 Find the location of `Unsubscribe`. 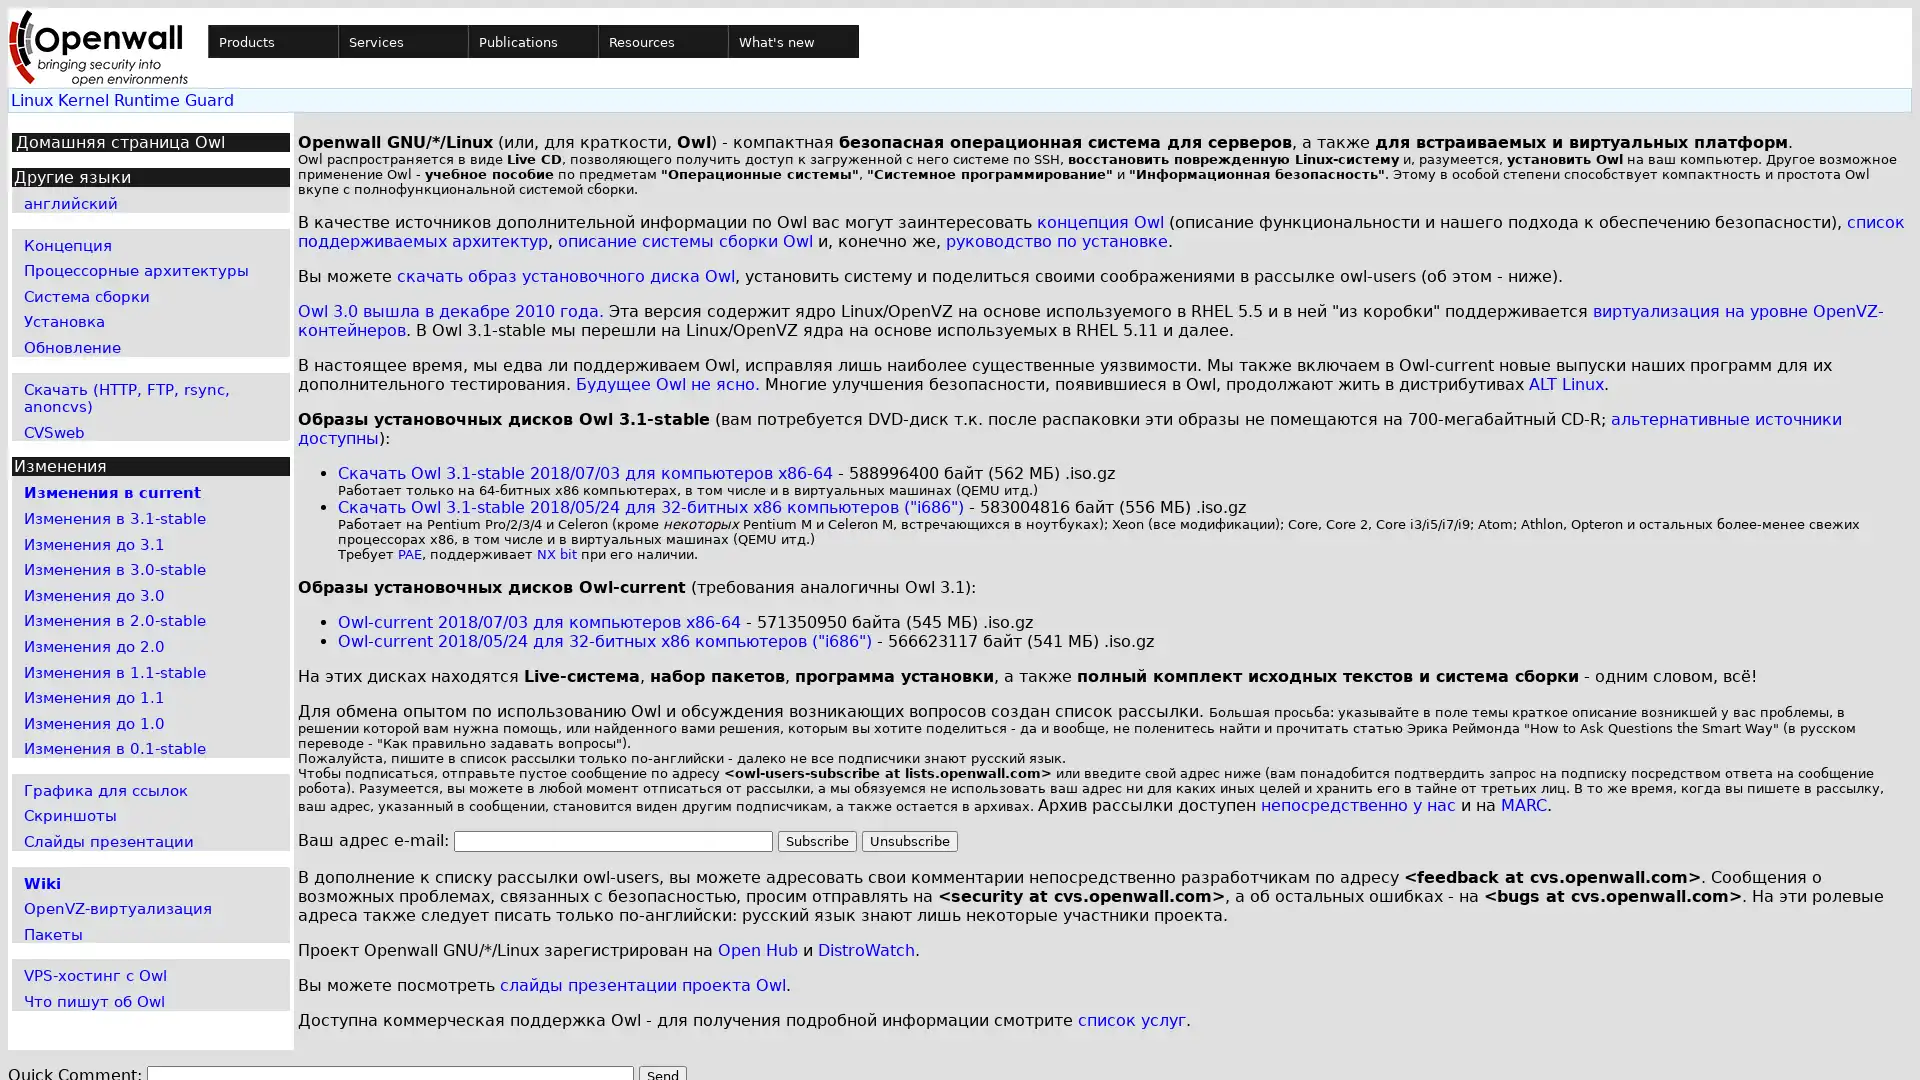

Unsubscribe is located at coordinates (907, 841).